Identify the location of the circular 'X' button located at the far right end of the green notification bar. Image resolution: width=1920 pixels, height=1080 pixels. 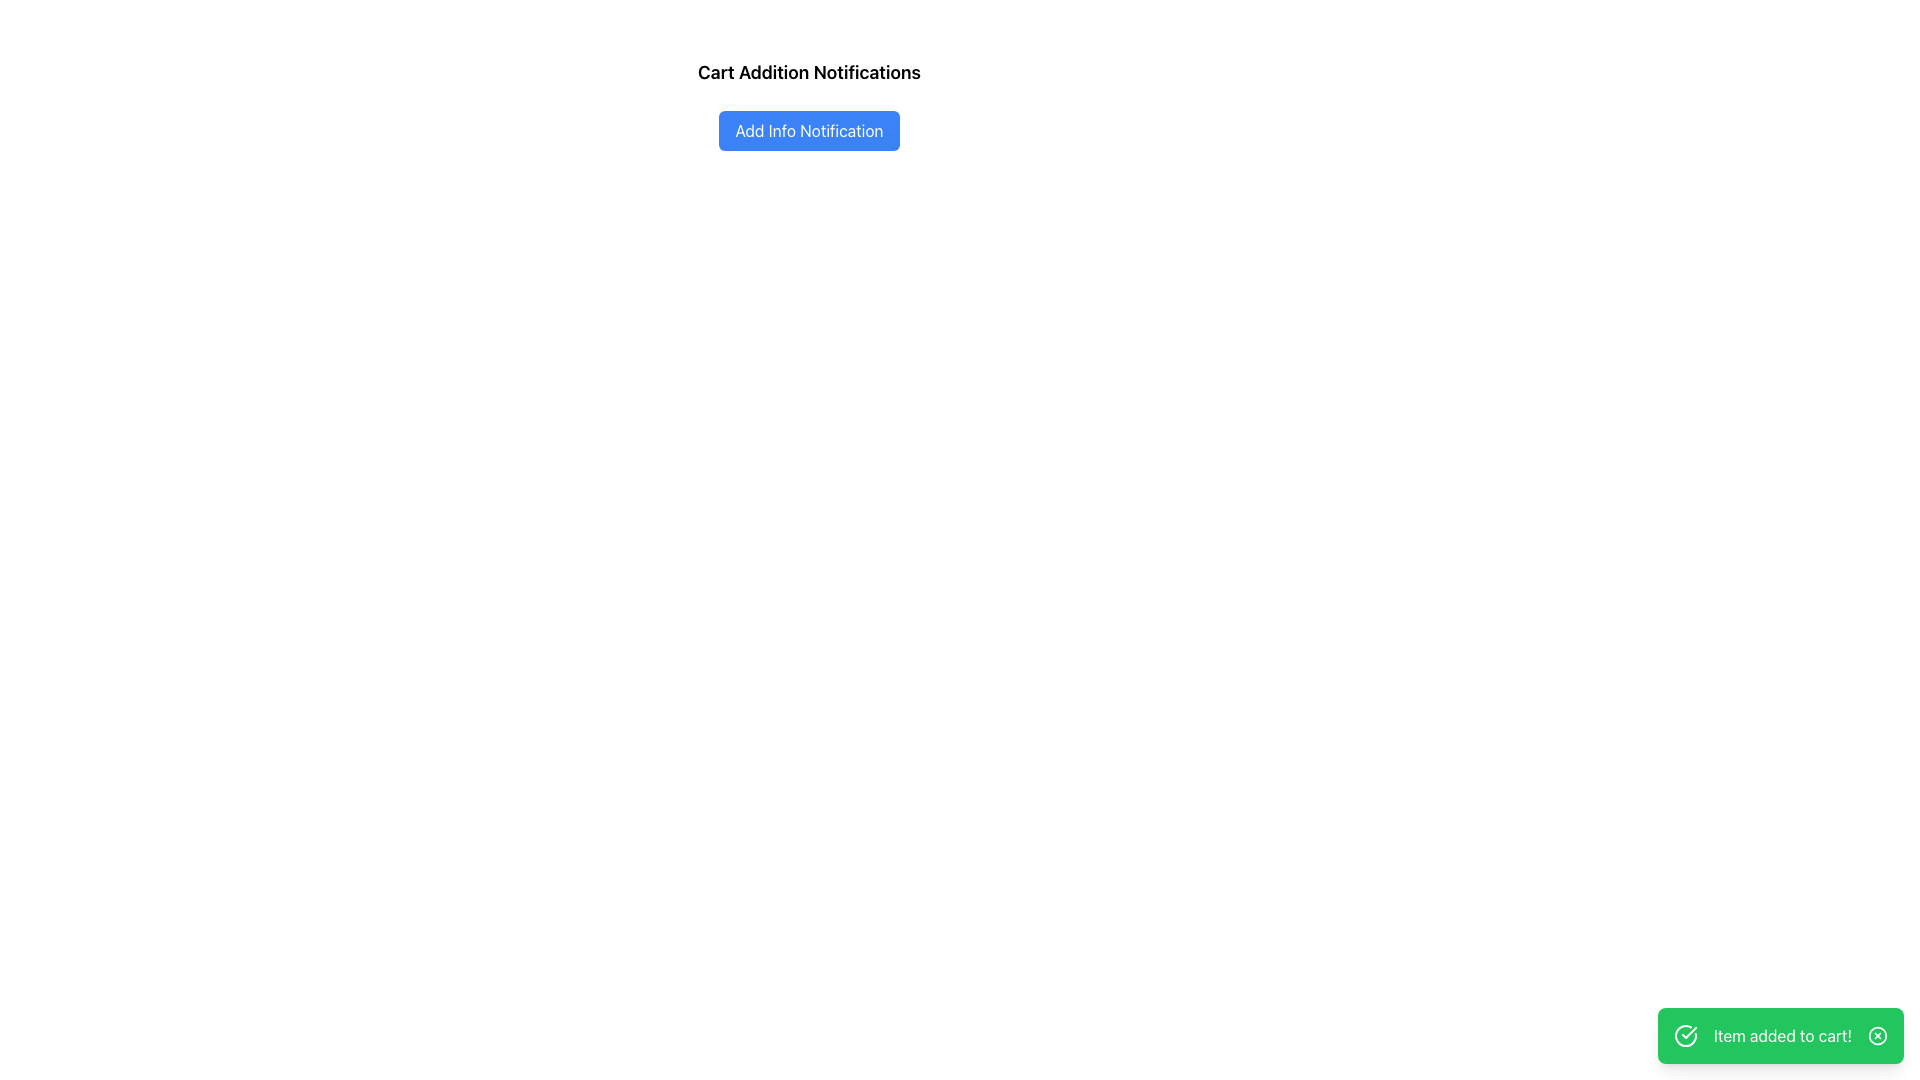
(1876, 1035).